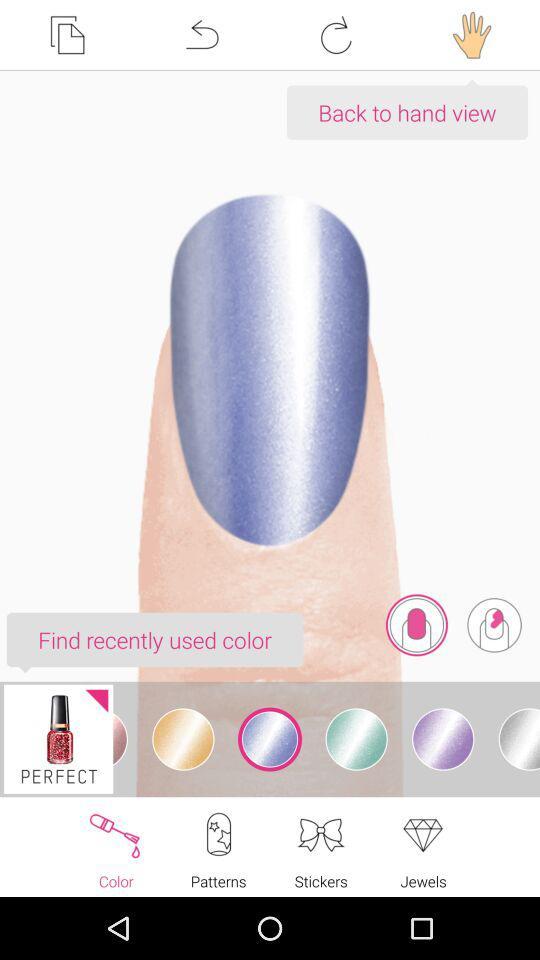  What do you see at coordinates (493, 624) in the screenshot?
I see `the icon below the back to hand app` at bounding box center [493, 624].